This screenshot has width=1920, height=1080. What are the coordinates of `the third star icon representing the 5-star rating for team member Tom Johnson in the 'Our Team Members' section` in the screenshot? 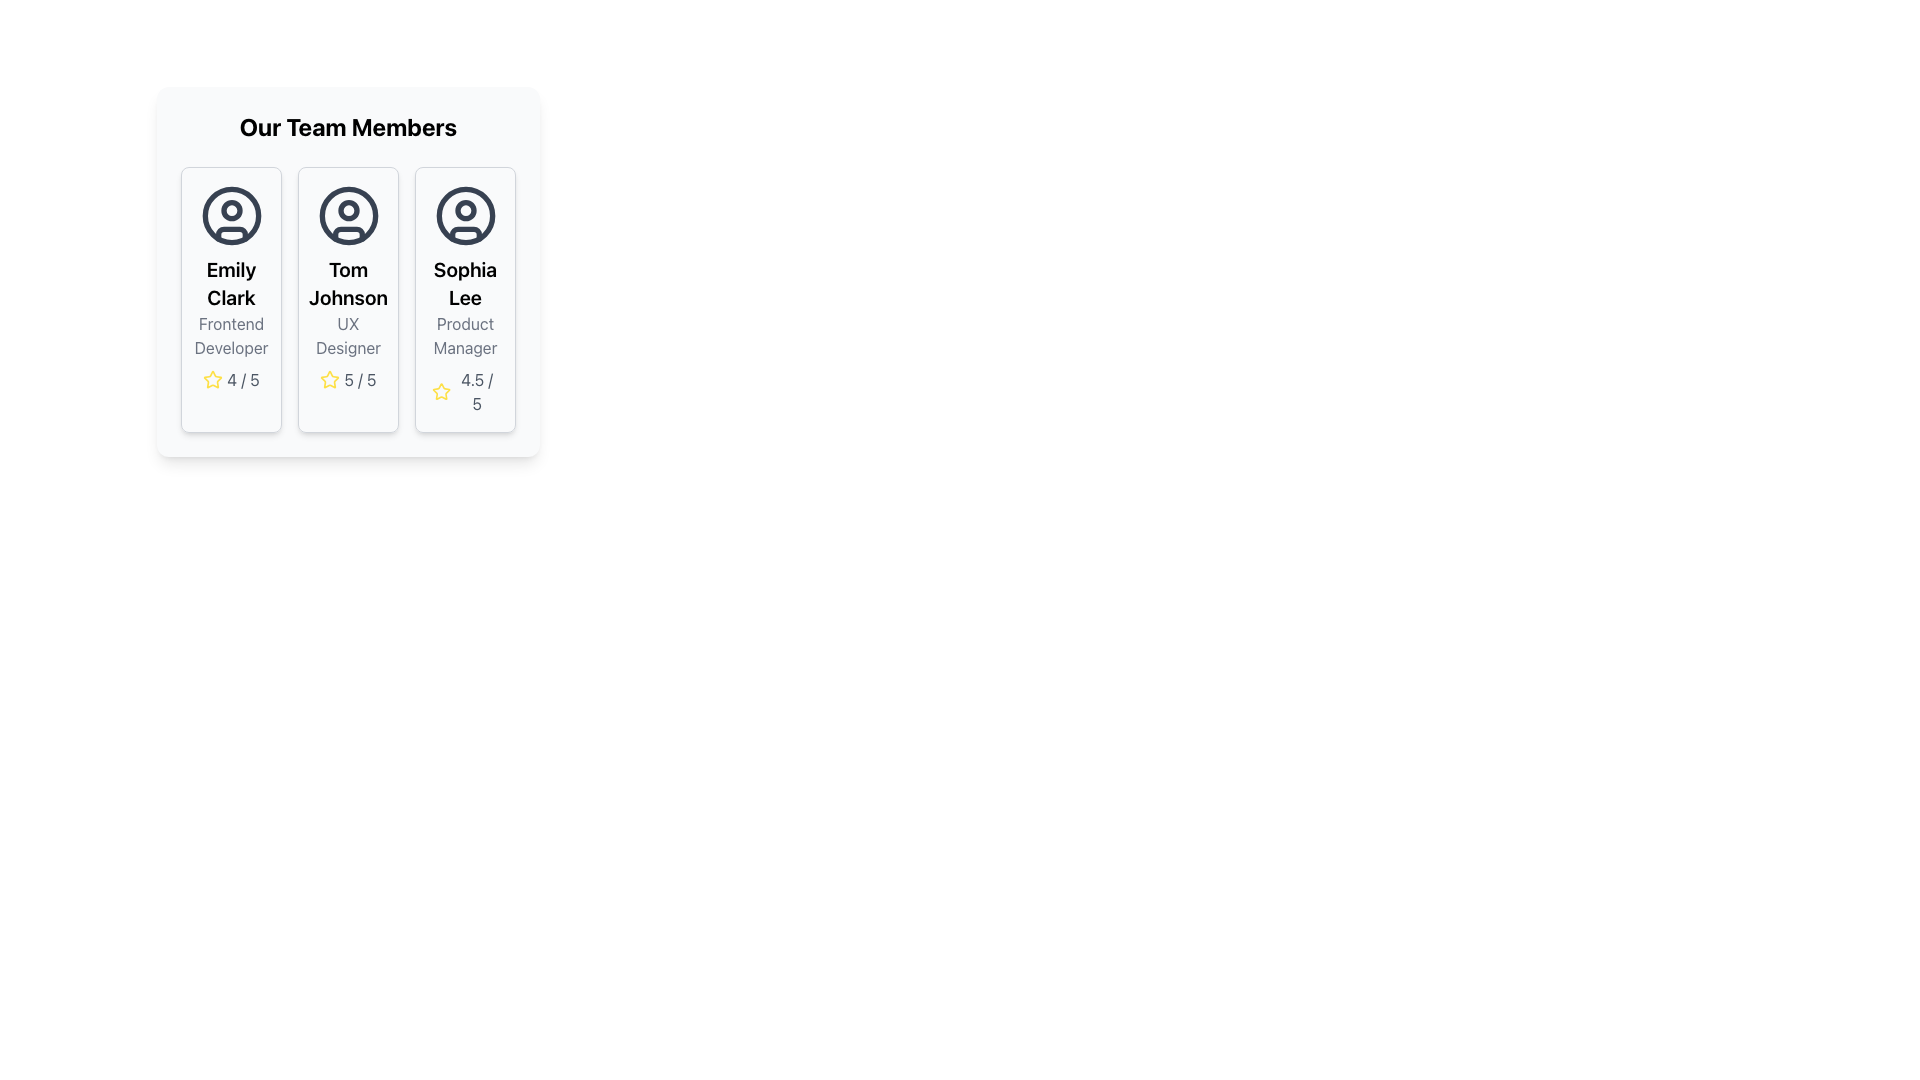 It's located at (330, 379).